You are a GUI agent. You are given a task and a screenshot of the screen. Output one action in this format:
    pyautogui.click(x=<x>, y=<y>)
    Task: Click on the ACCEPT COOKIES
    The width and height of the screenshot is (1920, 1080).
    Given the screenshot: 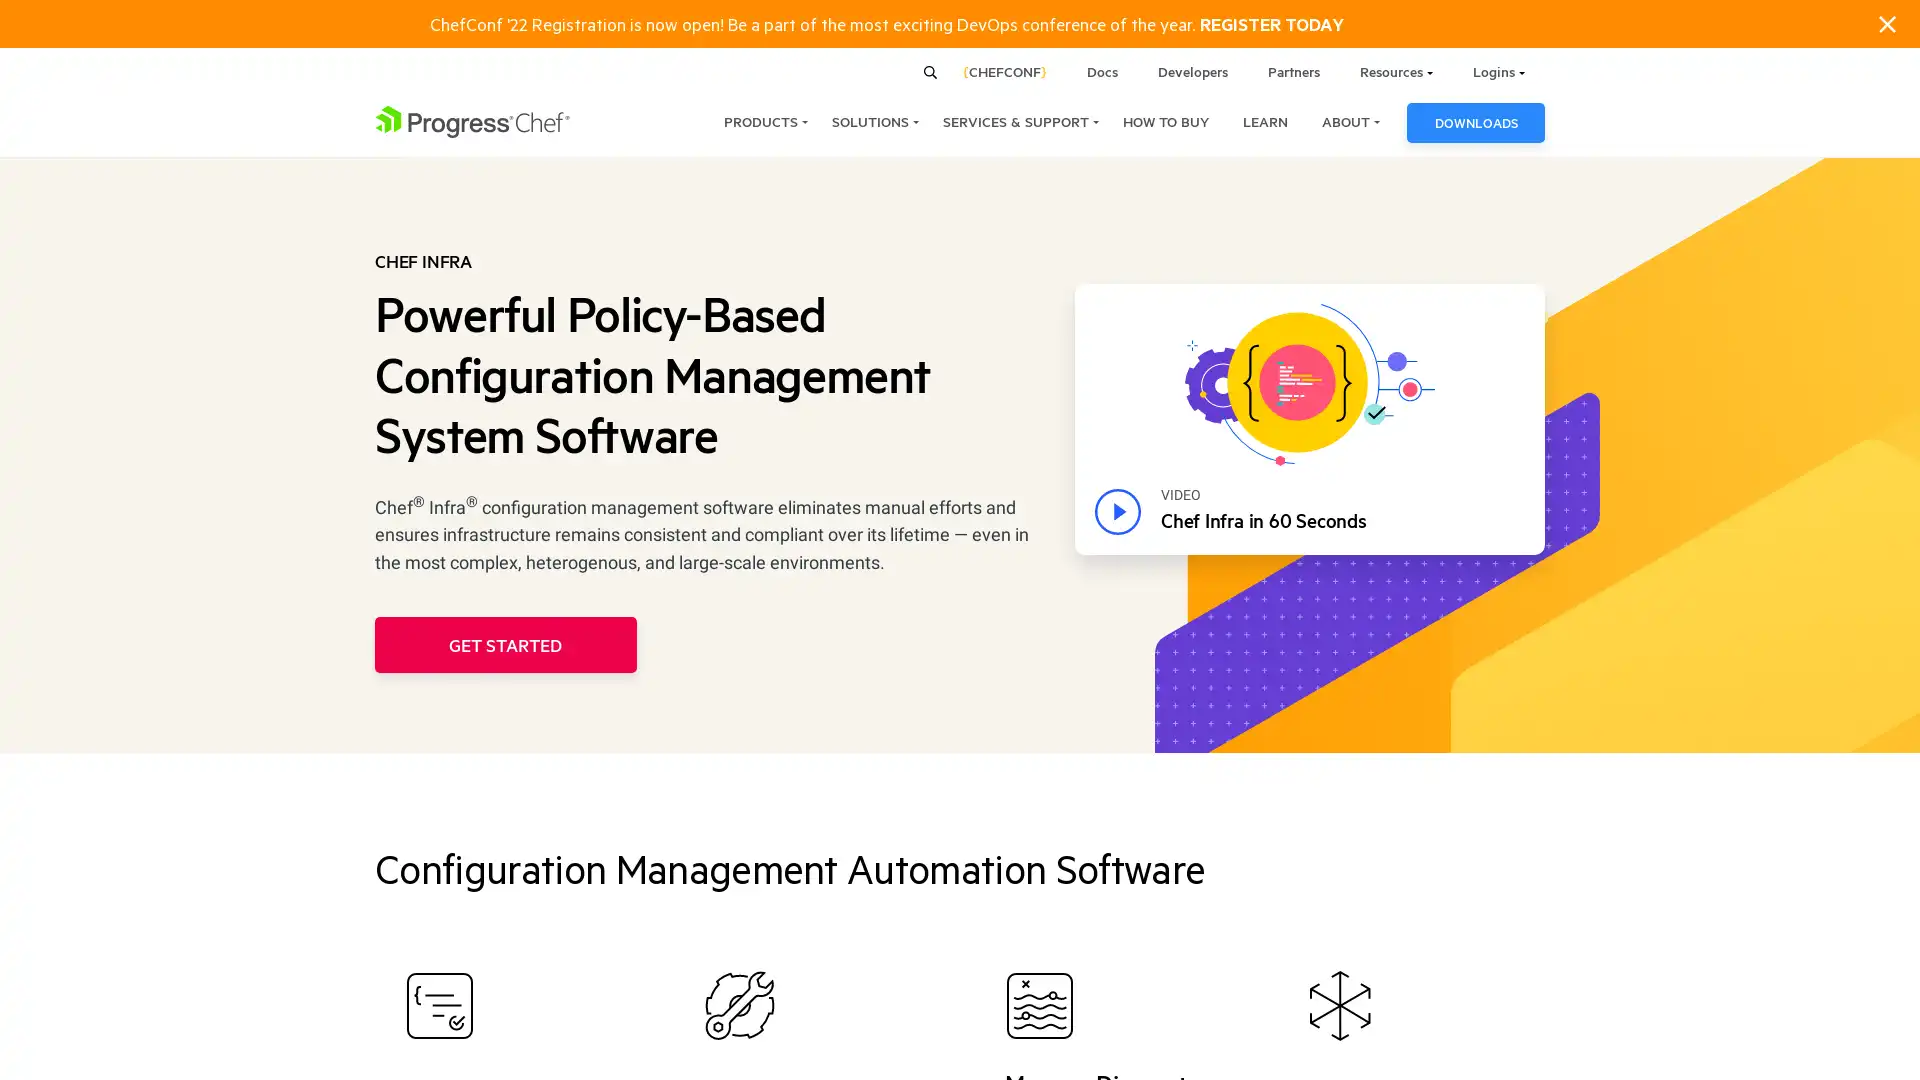 What is the action you would take?
    pyautogui.click(x=1625, y=1040)
    